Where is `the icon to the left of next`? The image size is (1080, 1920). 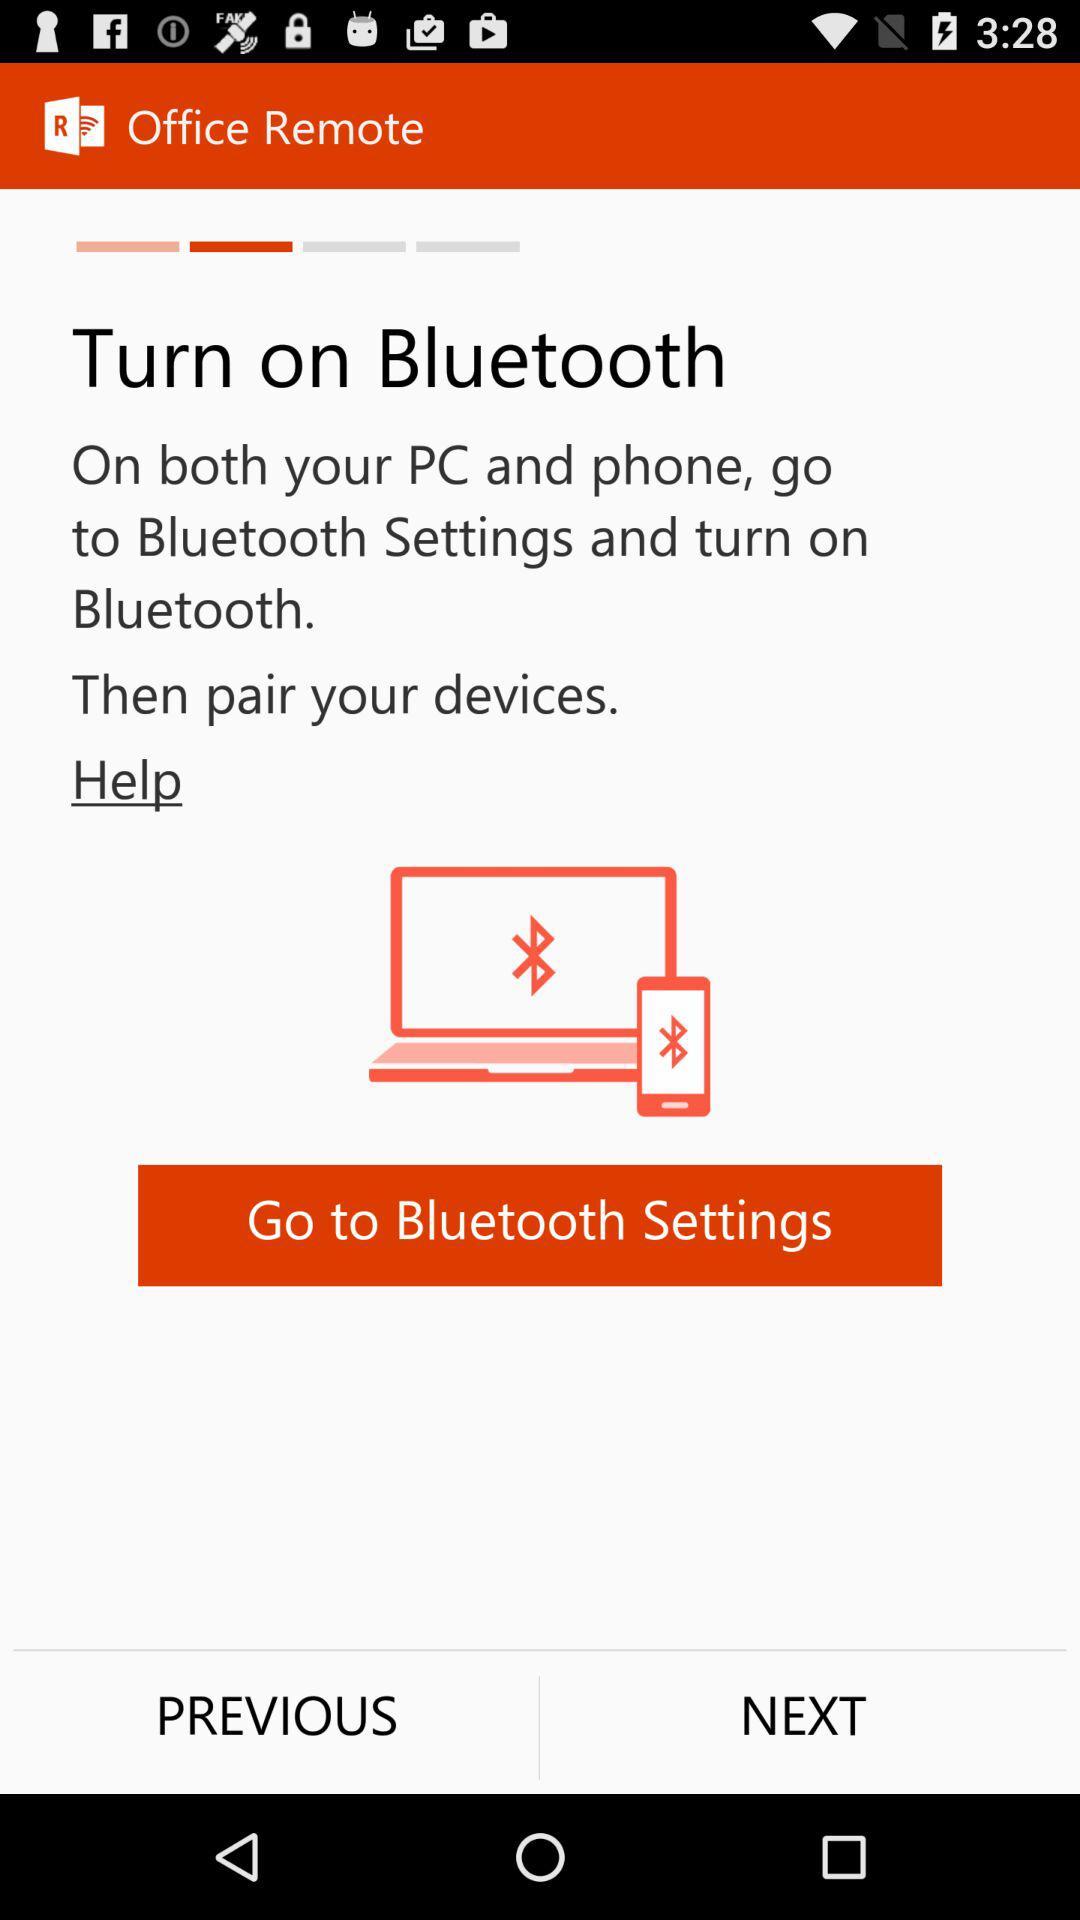 the icon to the left of next is located at coordinates (276, 1713).